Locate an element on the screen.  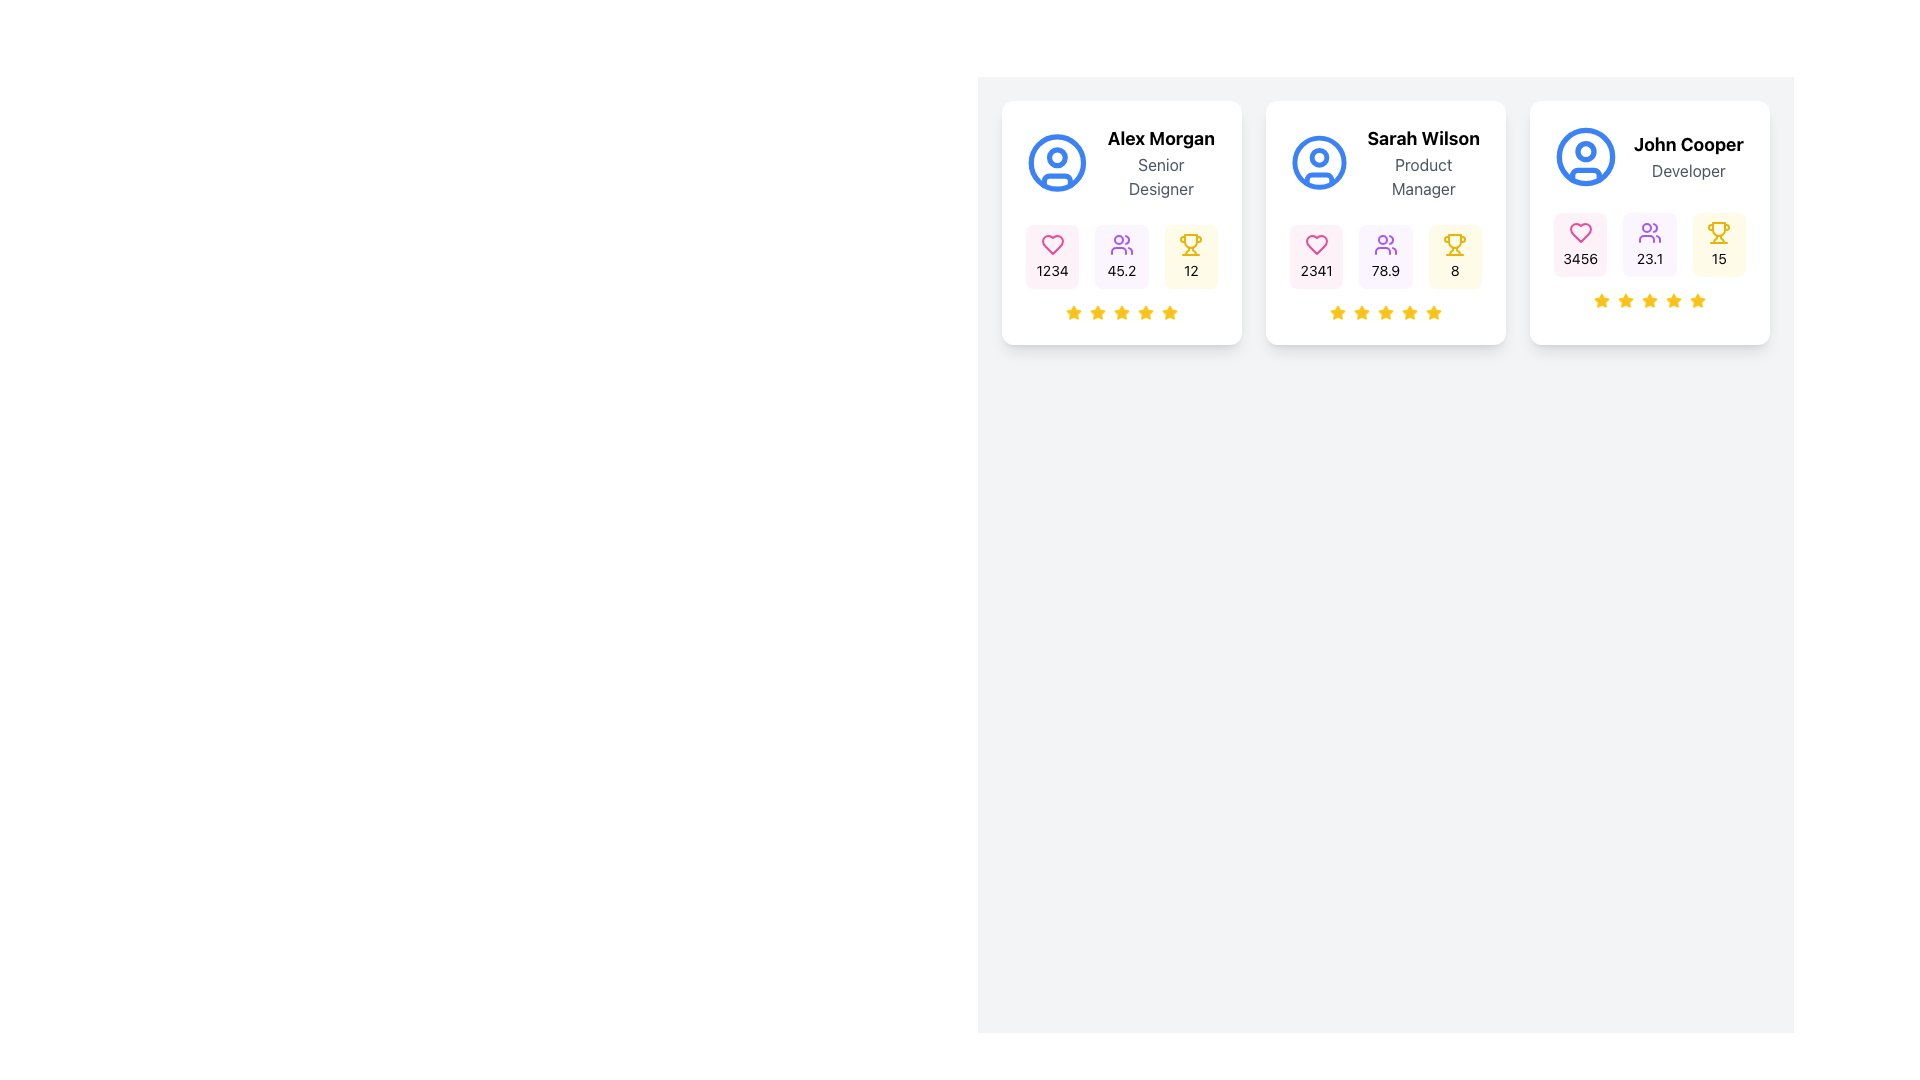
the second star icon in the rating system located below the name and title of 'Sarah Wilson.' is located at coordinates (1361, 312).